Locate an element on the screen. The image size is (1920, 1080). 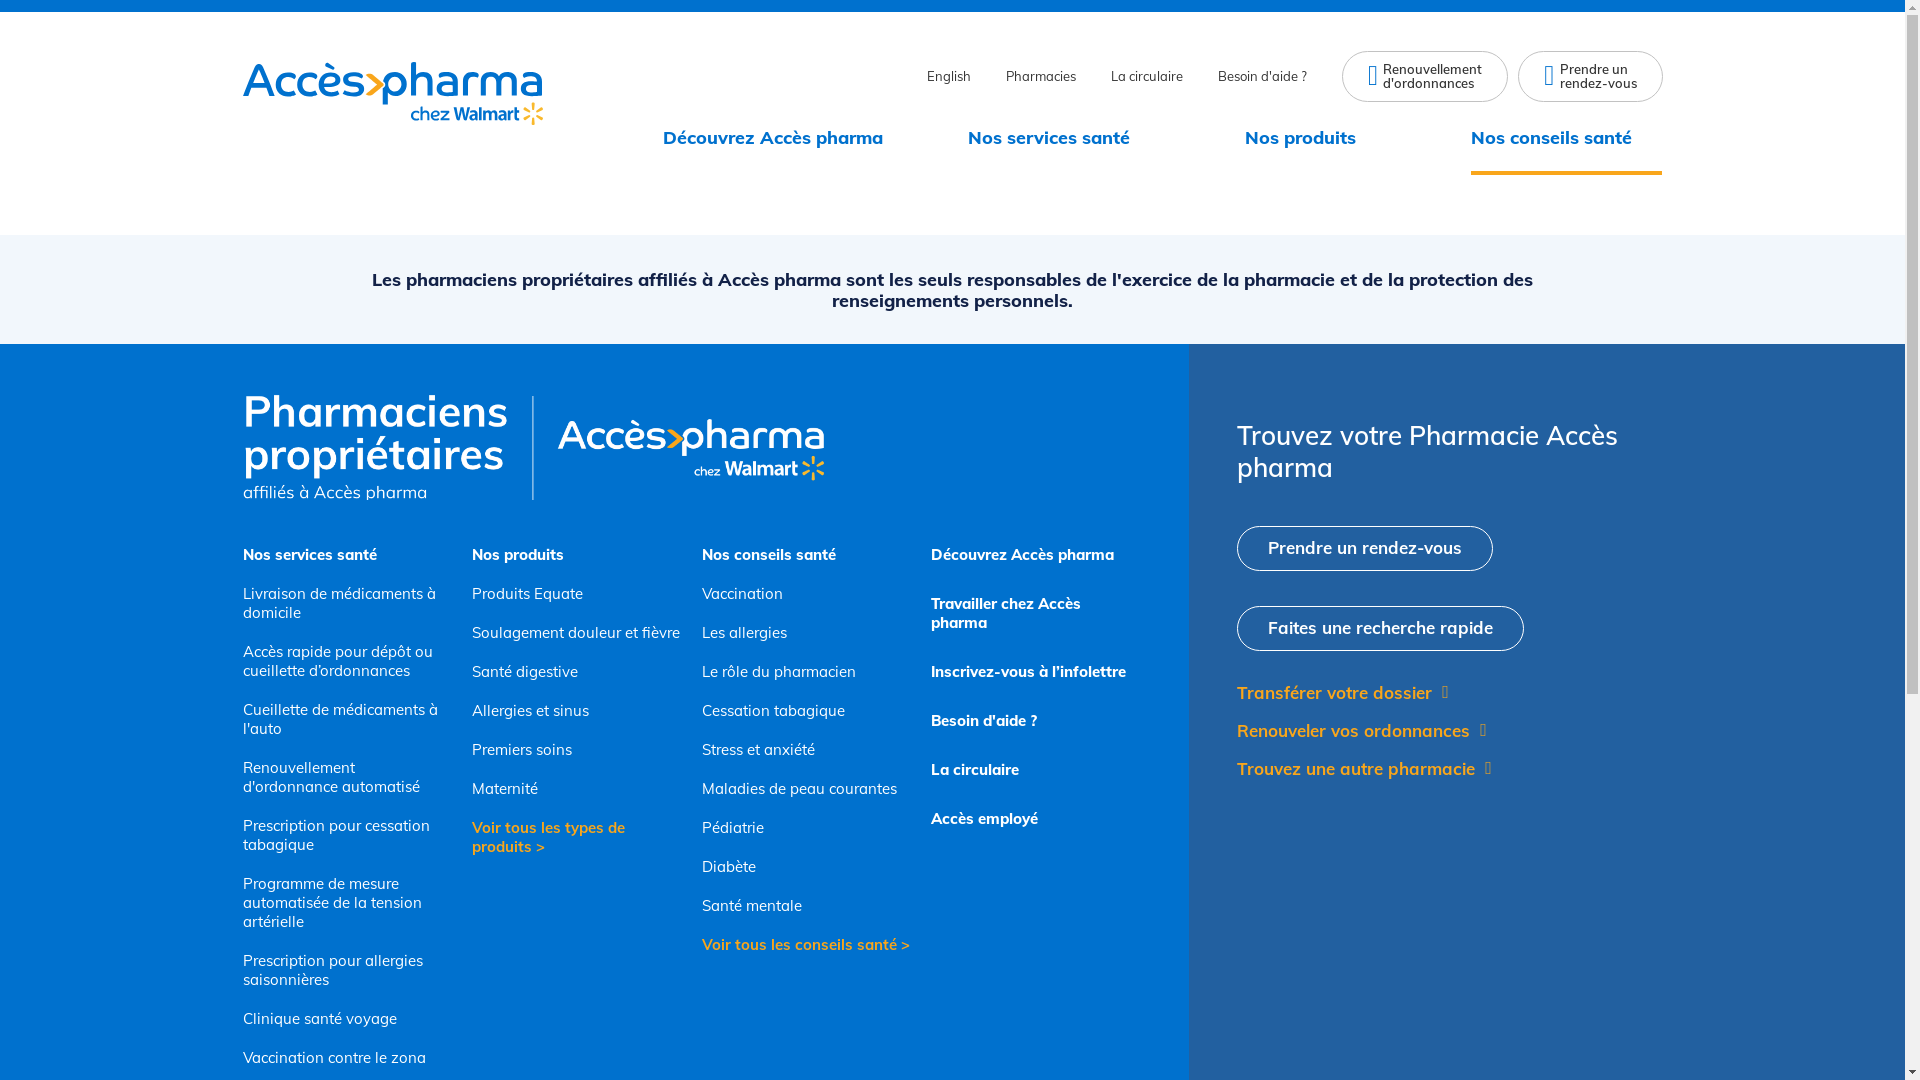
'Premiers soins' is located at coordinates (575, 749).